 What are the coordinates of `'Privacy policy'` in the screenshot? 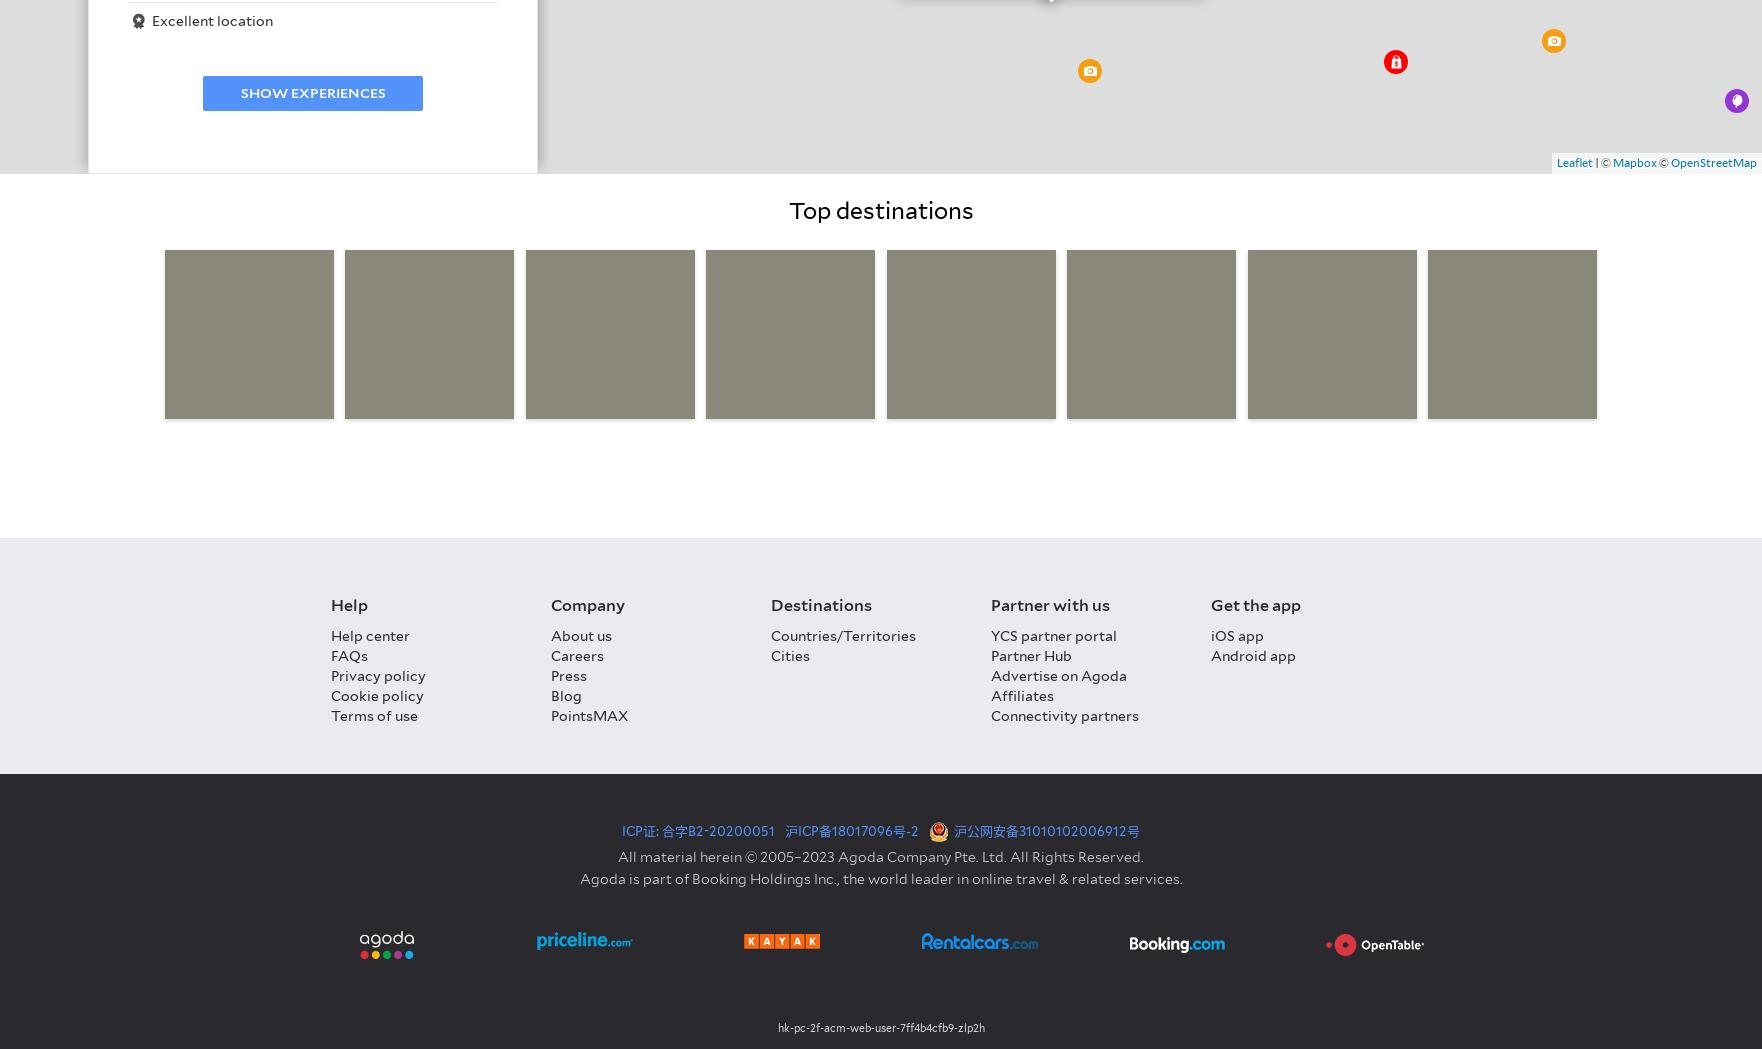 It's located at (331, 674).